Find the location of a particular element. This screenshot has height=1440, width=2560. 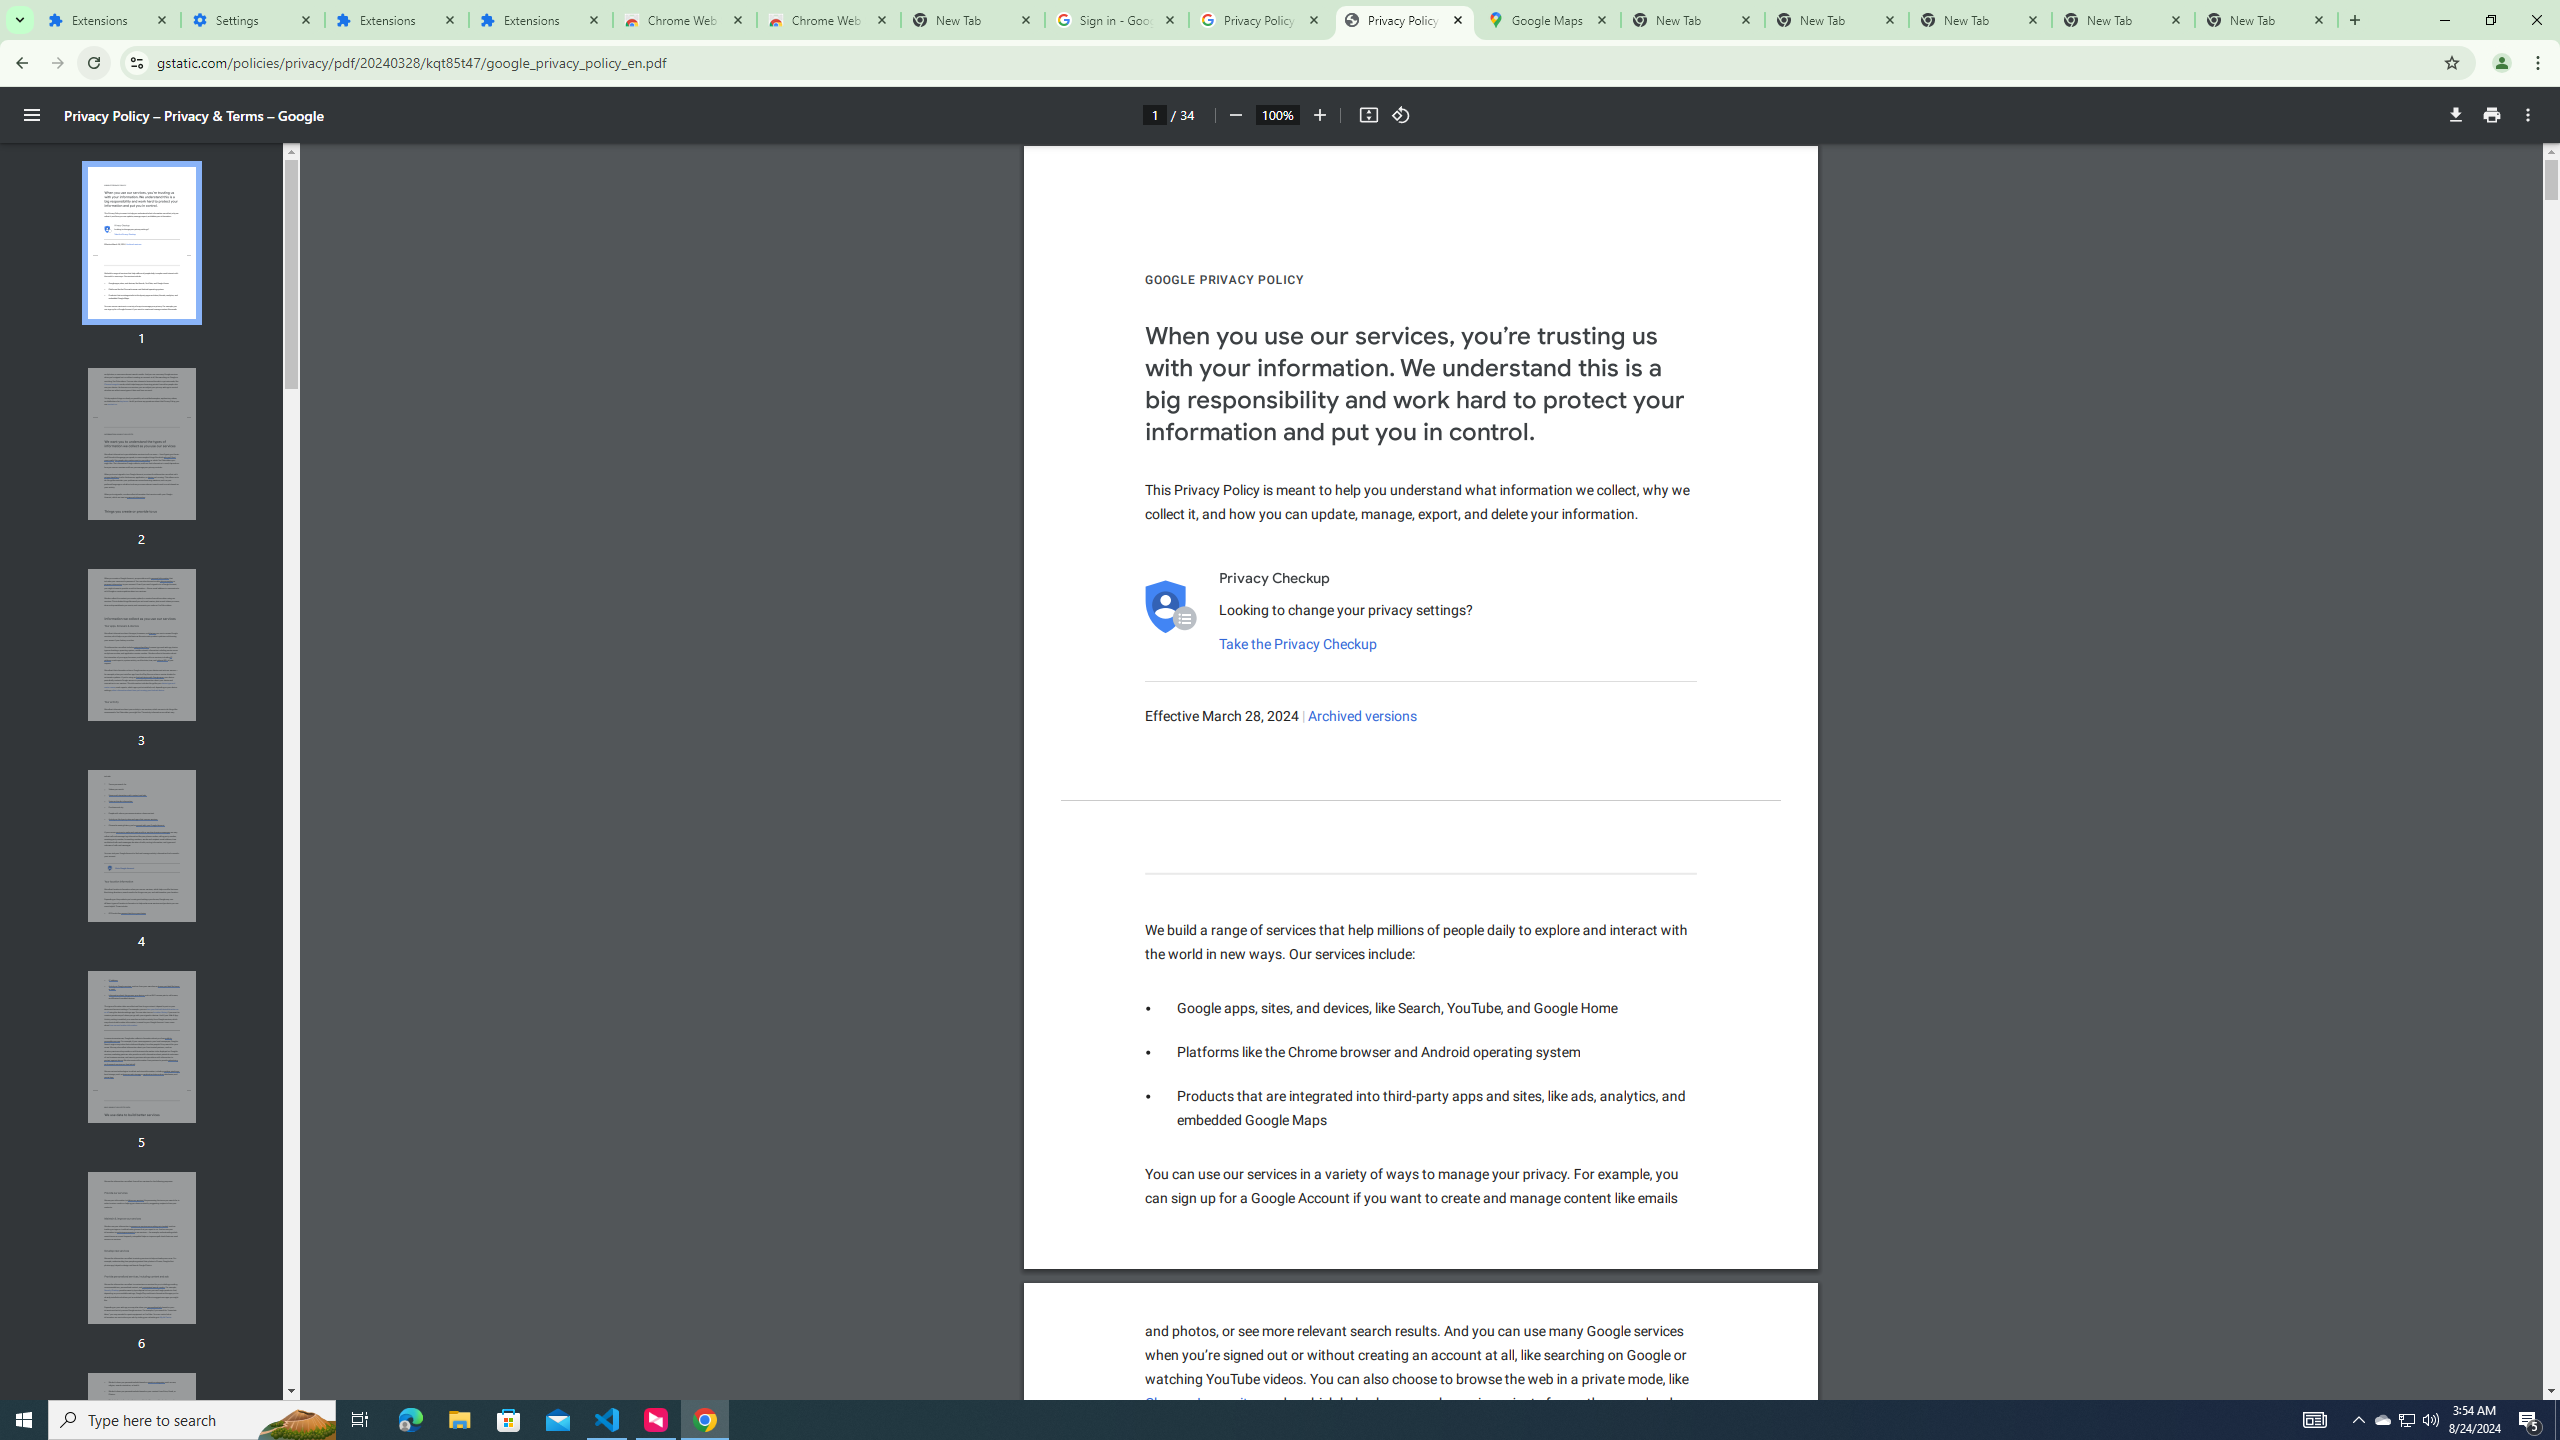

'Thumbnail for page 5' is located at coordinates (142, 1046).